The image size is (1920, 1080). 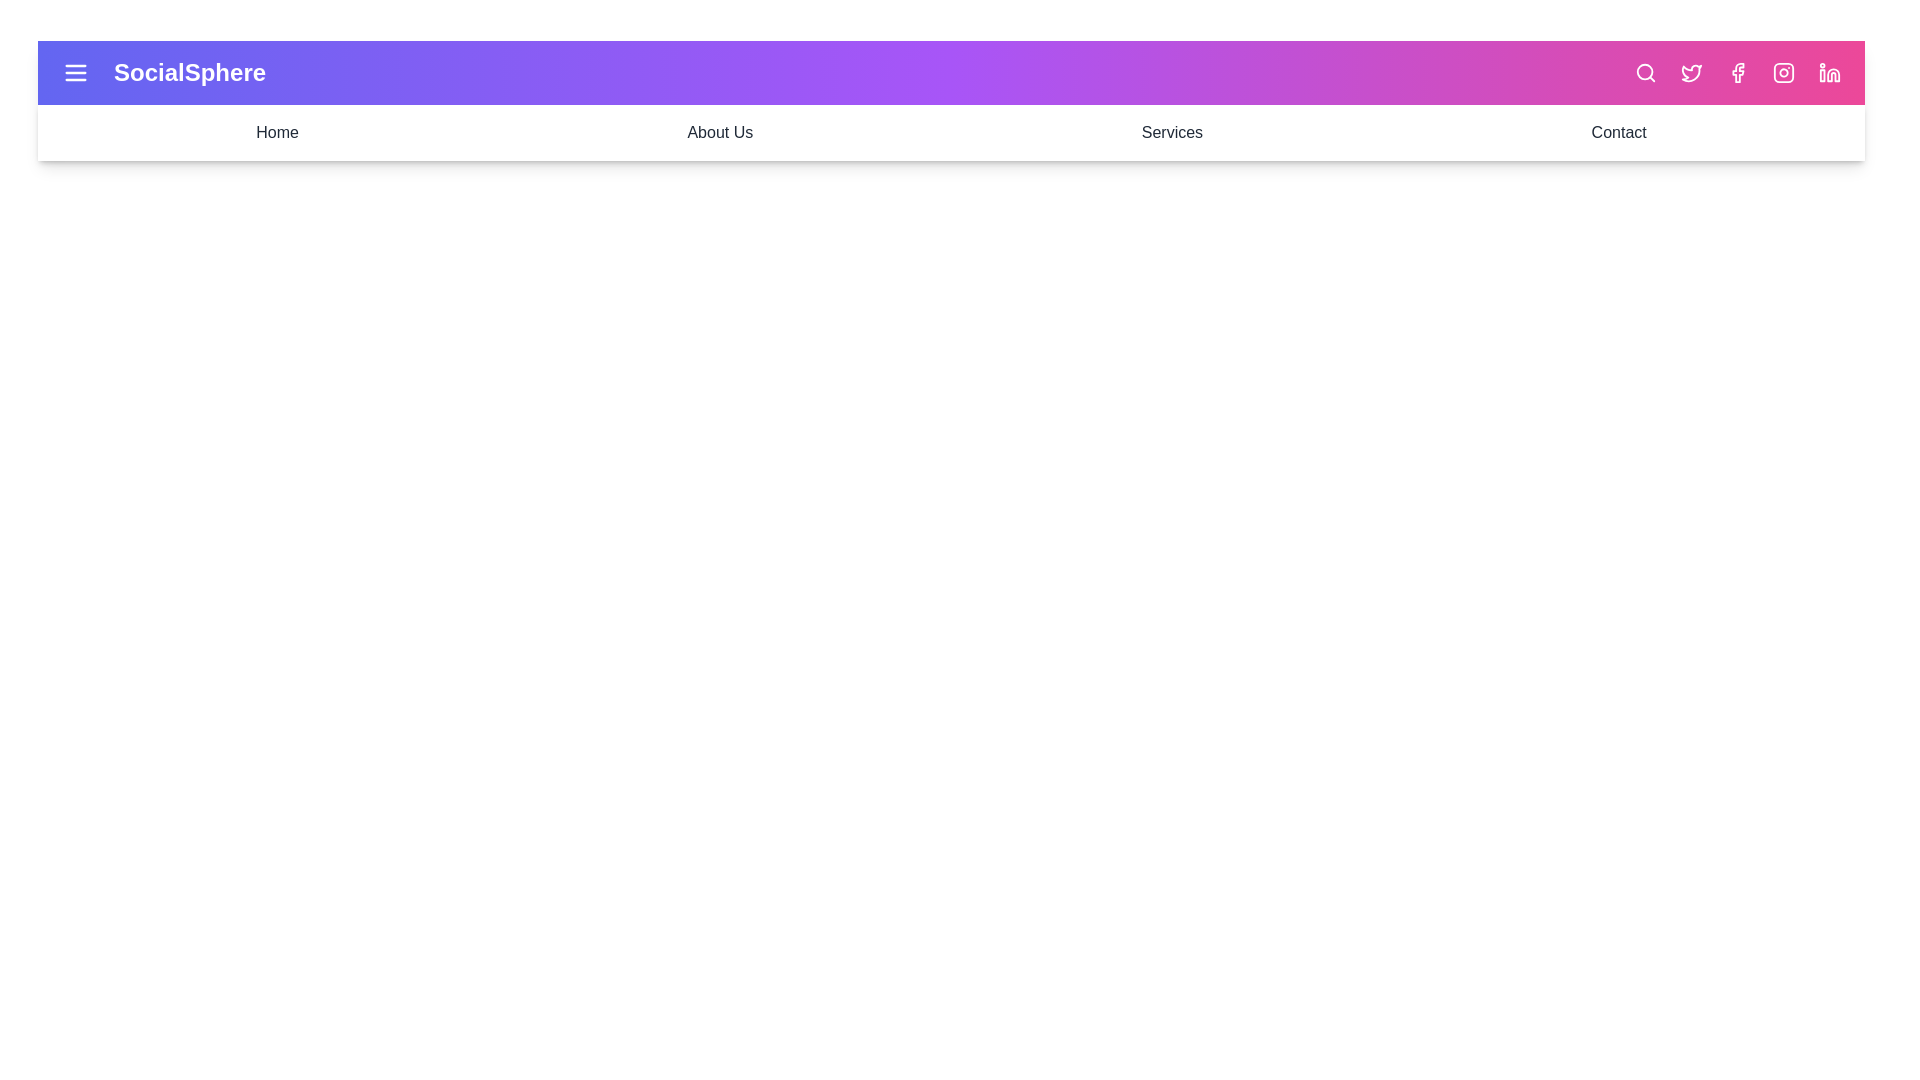 I want to click on the Twitter icon to open its respective link, so click(x=1690, y=72).